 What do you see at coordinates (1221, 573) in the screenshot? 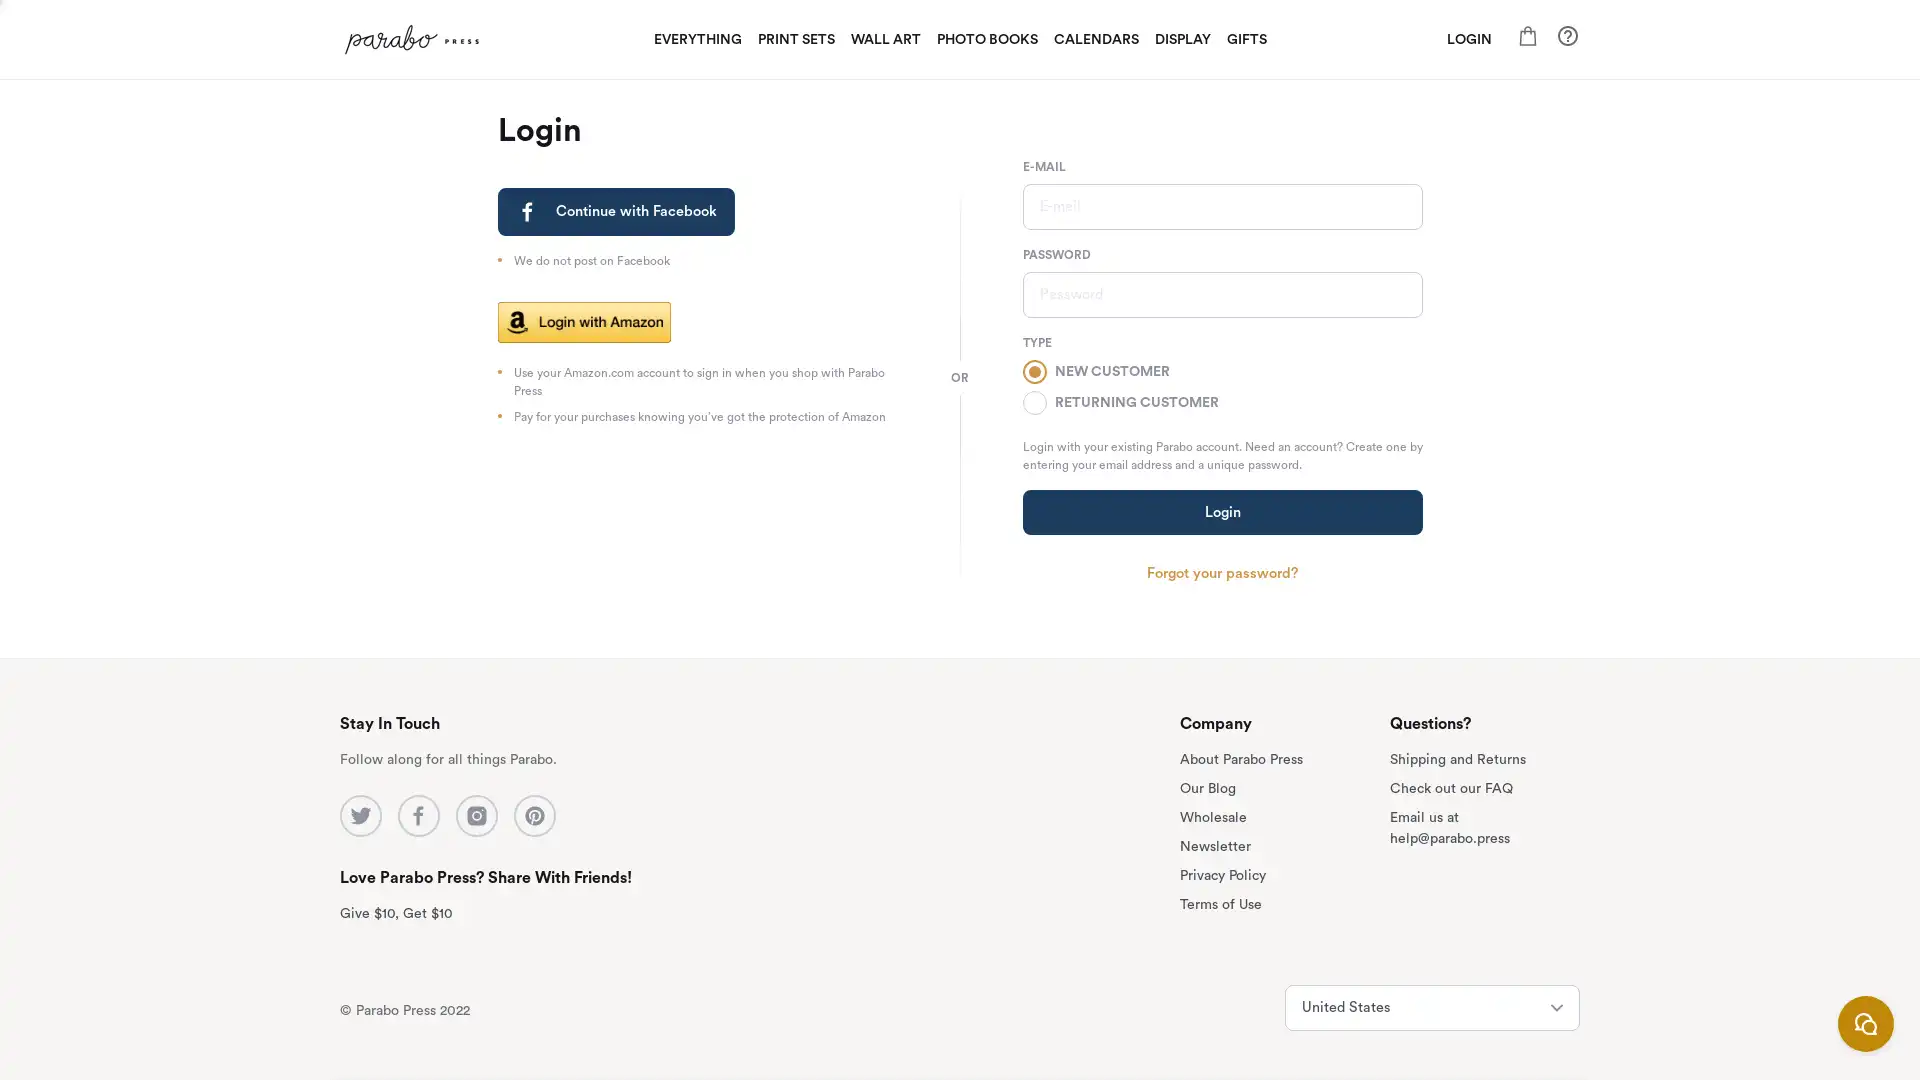
I see `Forgot your password?` at bounding box center [1221, 573].